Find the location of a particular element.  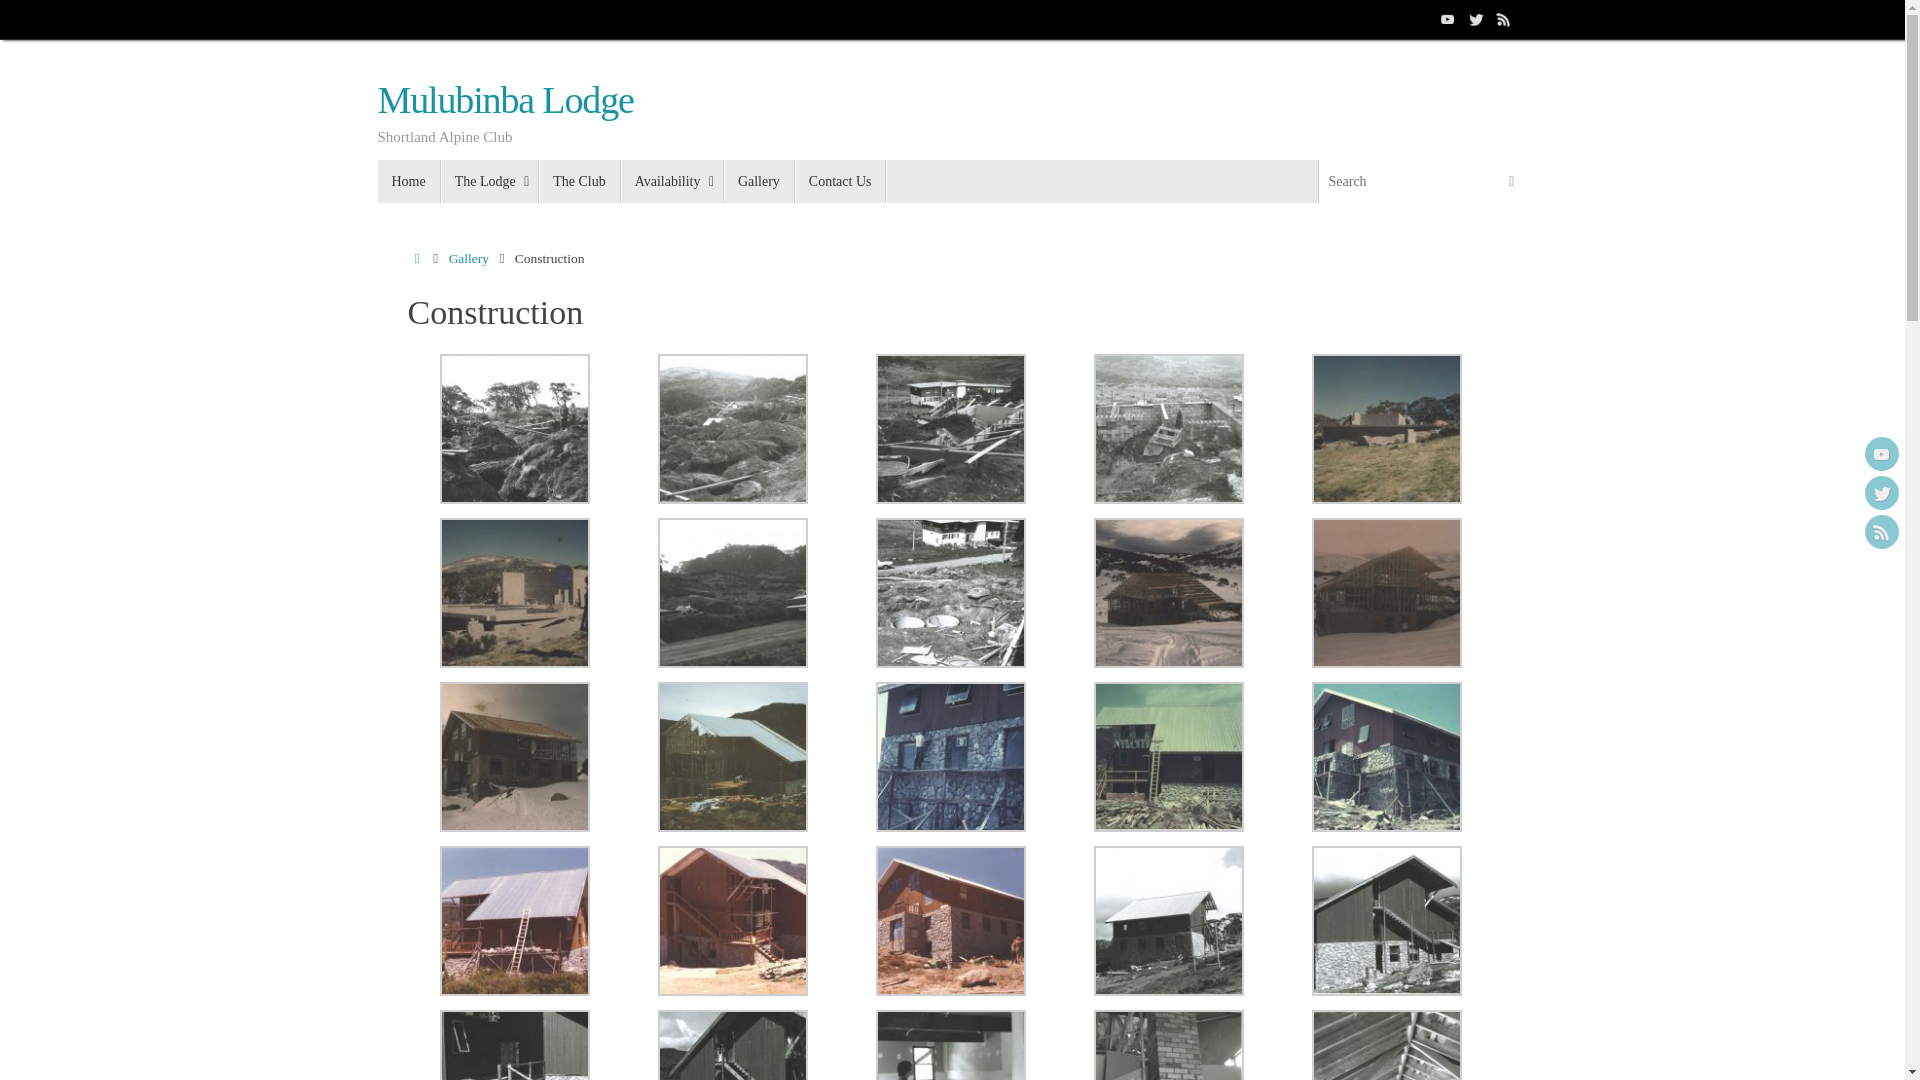

'Gallery' is located at coordinates (468, 257).